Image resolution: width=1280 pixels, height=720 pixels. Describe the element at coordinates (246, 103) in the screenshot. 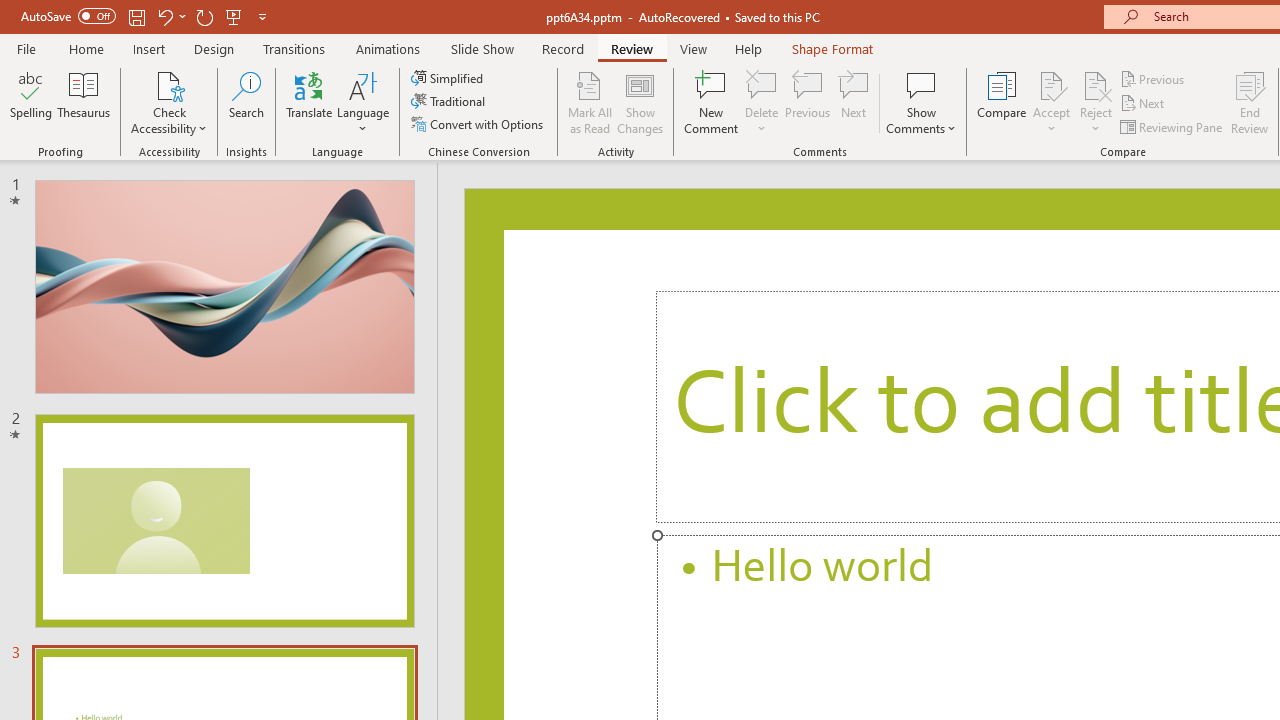

I see `'Search'` at that location.